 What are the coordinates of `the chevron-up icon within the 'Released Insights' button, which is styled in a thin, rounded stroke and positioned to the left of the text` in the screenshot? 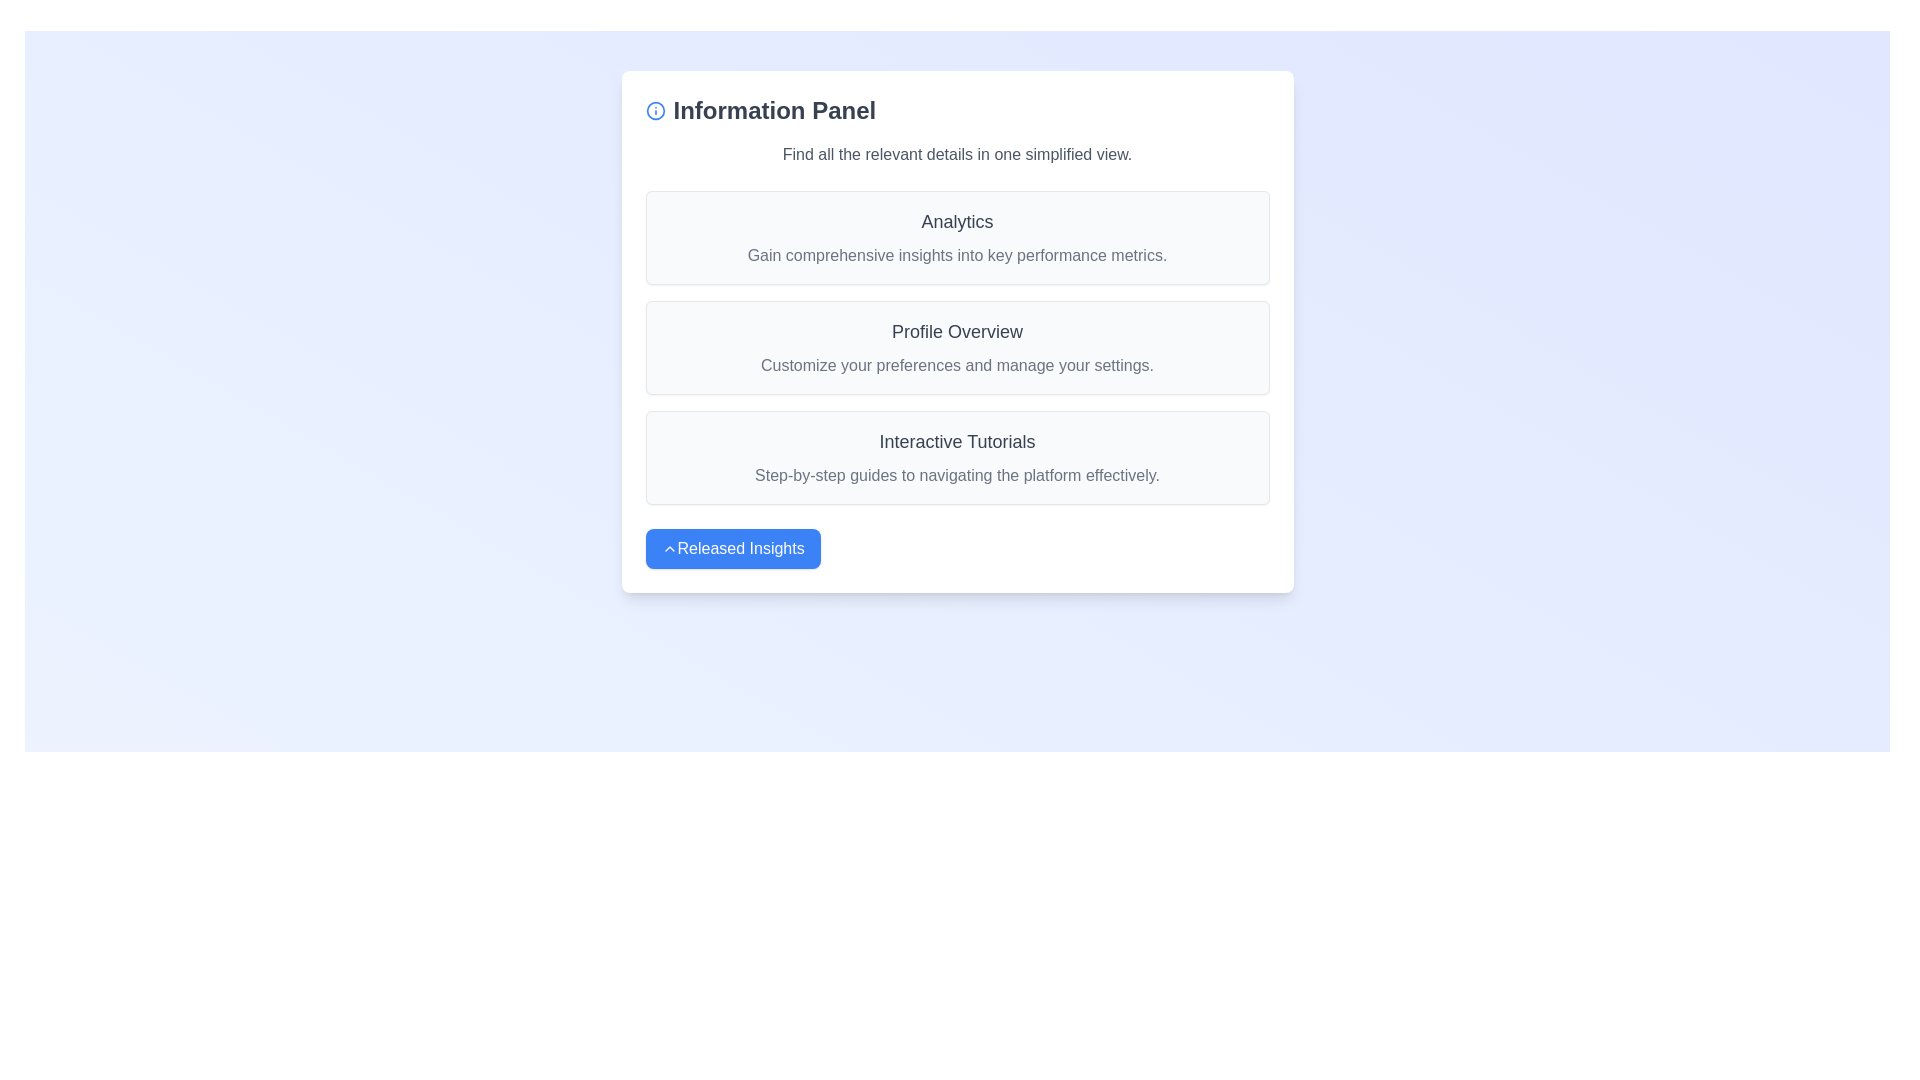 It's located at (669, 548).